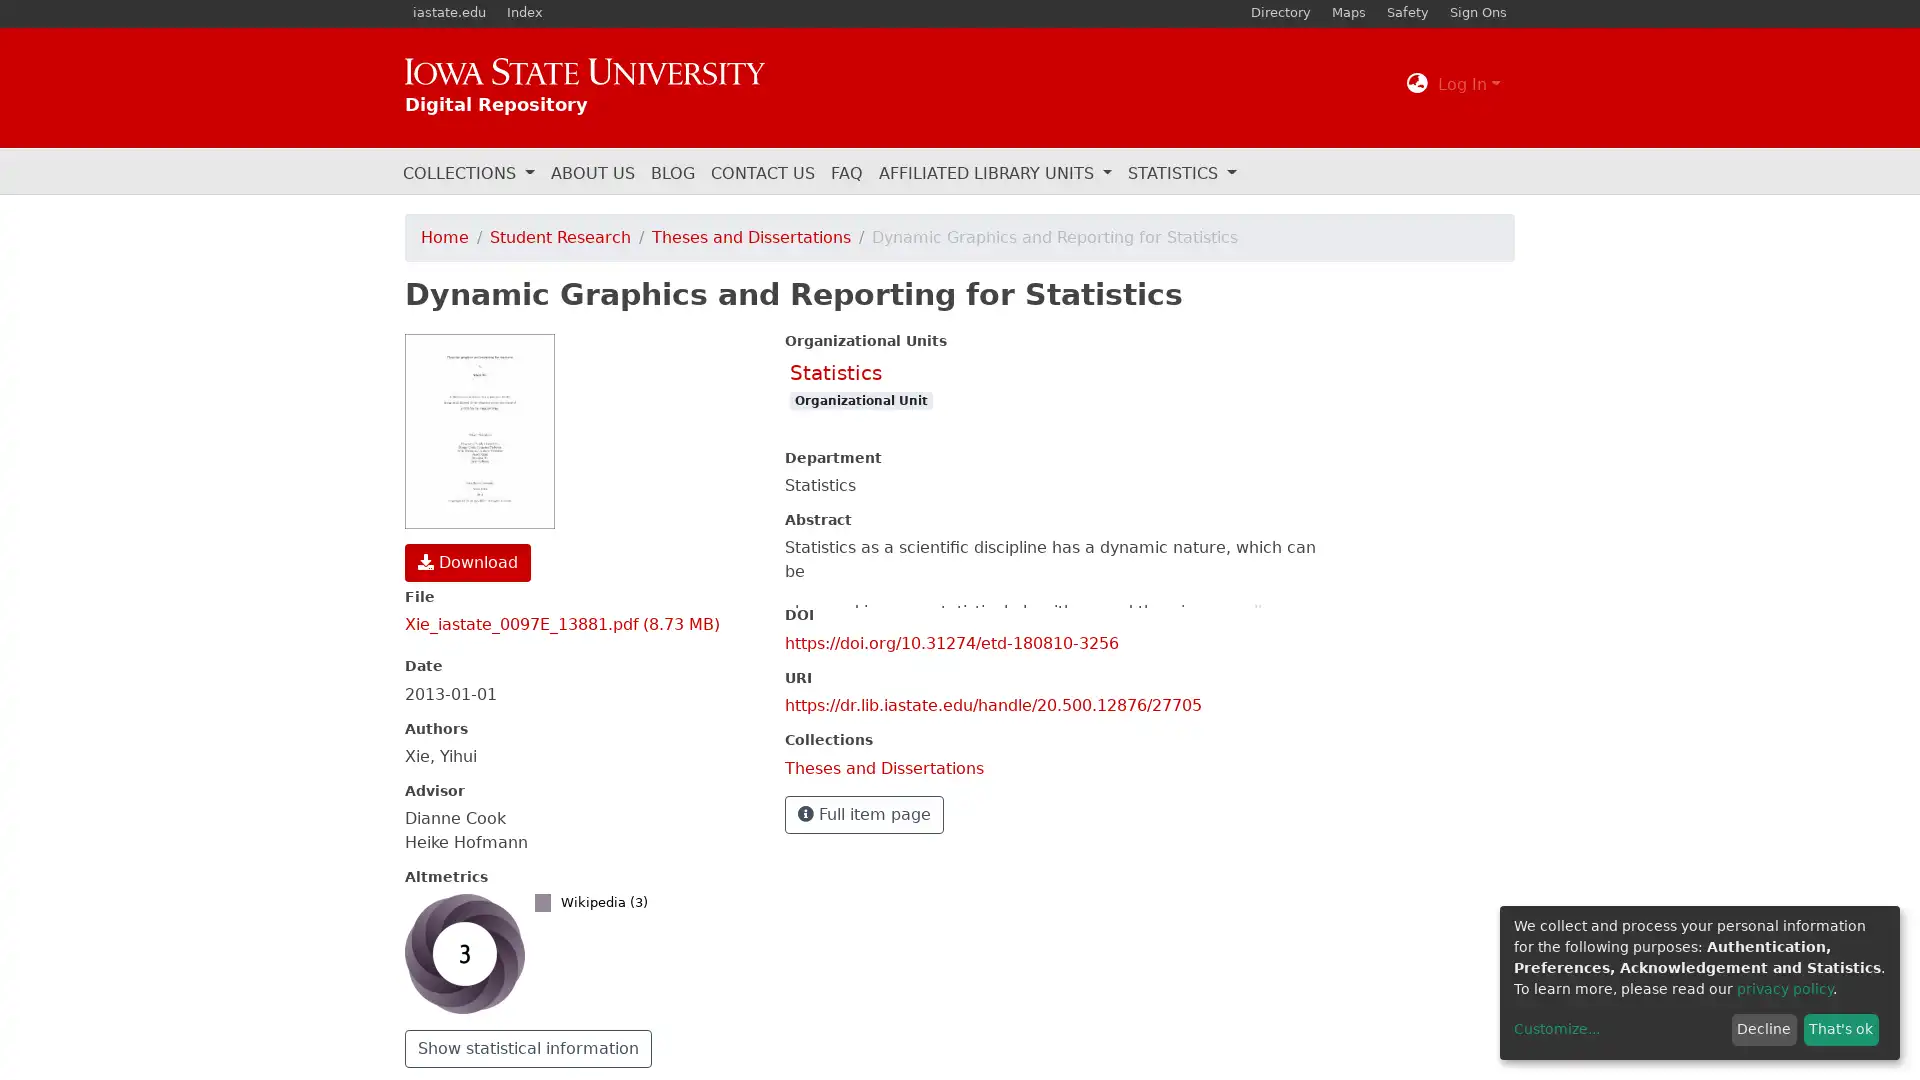  Describe the element at coordinates (528, 1047) in the screenshot. I see `Show statistical information` at that location.